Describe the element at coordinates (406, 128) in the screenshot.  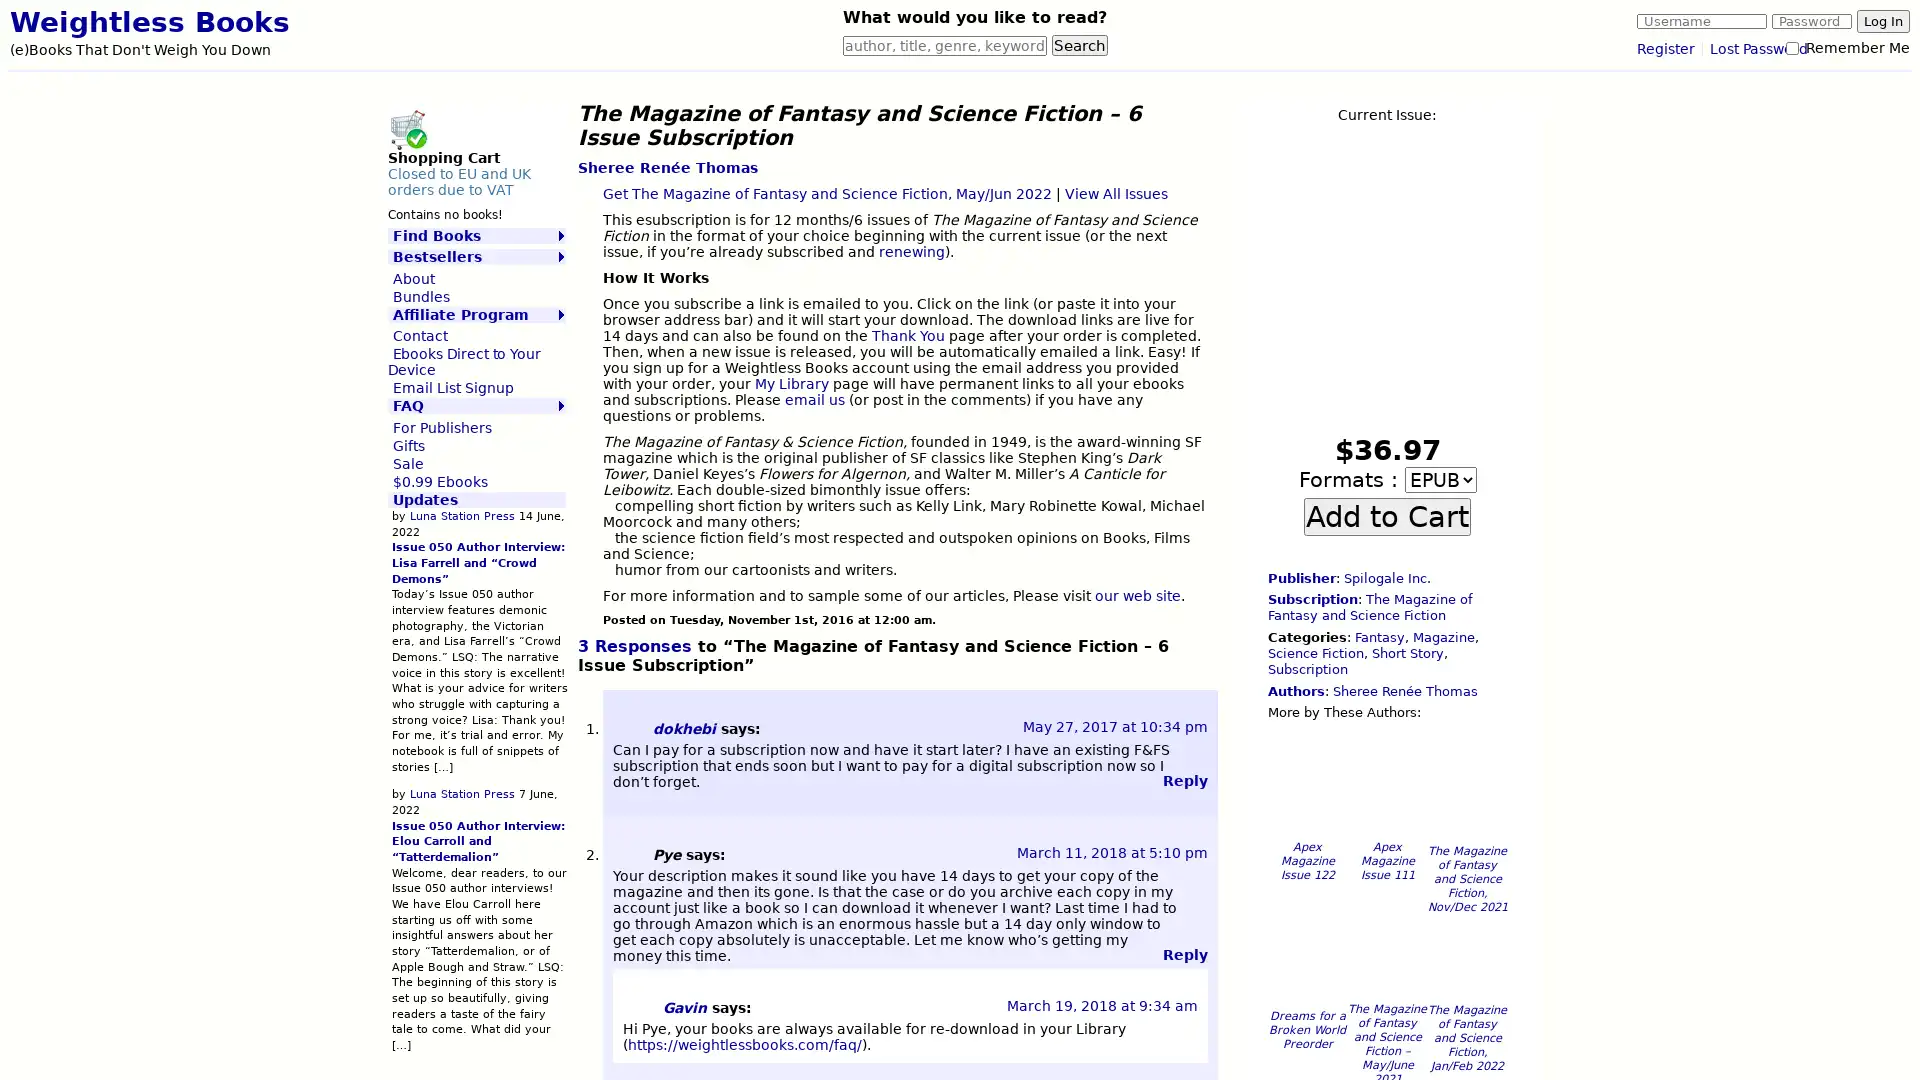
I see `Shopping Cart` at that location.